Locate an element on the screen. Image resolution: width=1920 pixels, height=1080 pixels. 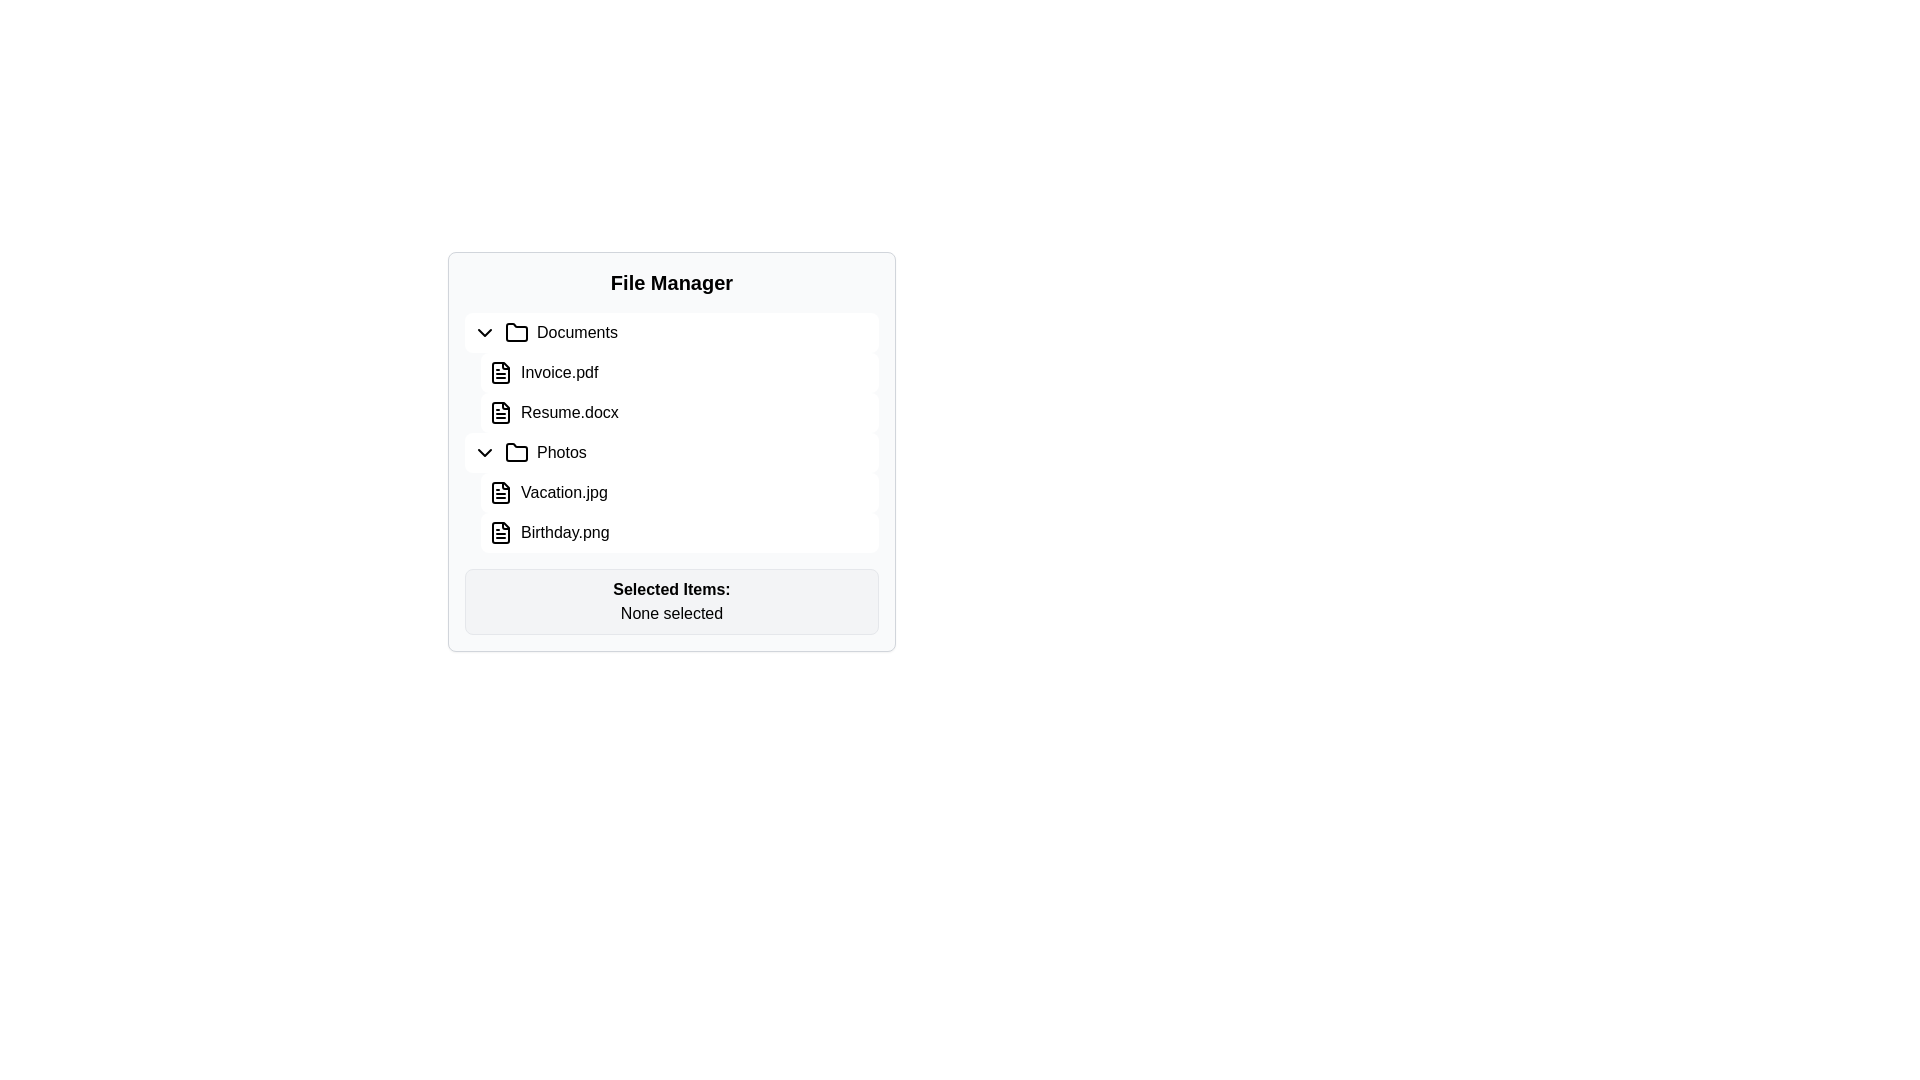
the file icon representing 'Invoice.pdf' in the file list interface of the file manager is located at coordinates (500, 373).